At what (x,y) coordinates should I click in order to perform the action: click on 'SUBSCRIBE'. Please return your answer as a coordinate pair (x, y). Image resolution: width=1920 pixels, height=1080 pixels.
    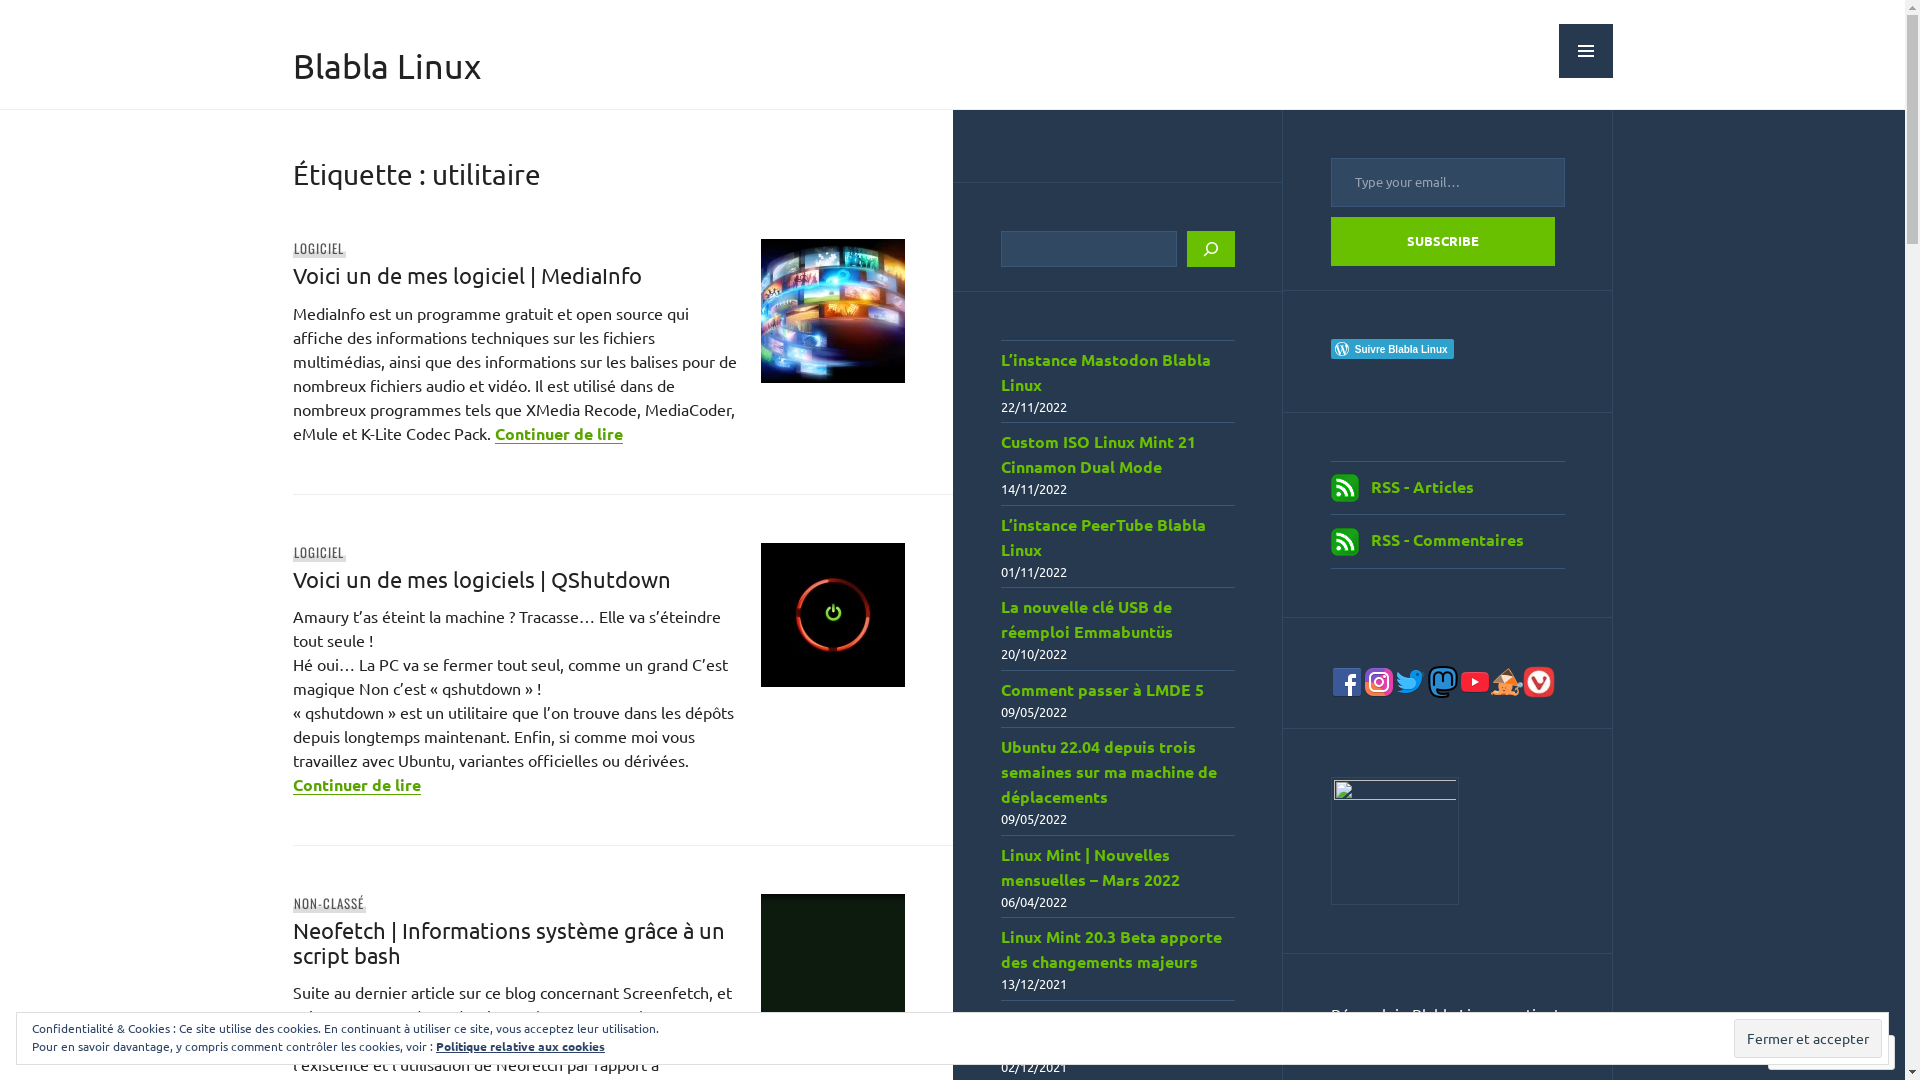
    Looking at the image, I should click on (1441, 240).